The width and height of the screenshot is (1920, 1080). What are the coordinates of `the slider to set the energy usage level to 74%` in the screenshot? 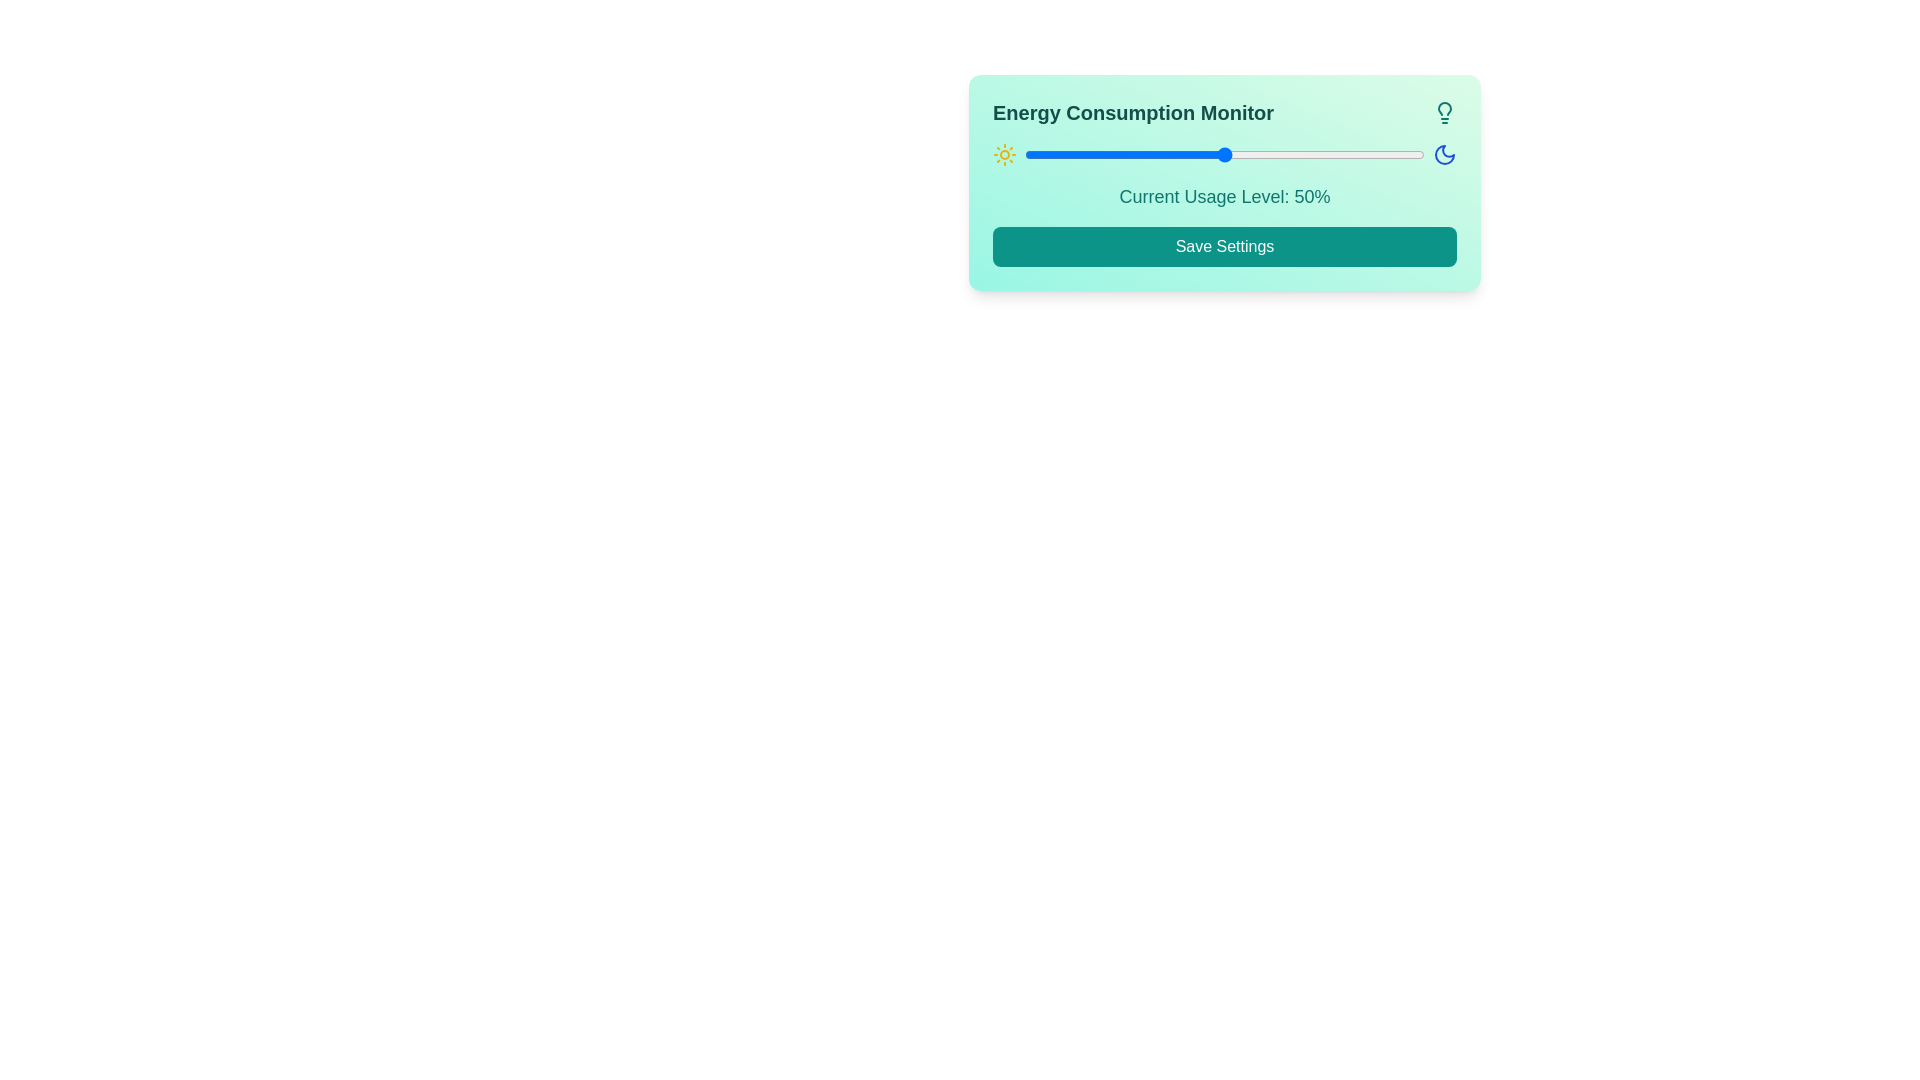 It's located at (1320, 153).